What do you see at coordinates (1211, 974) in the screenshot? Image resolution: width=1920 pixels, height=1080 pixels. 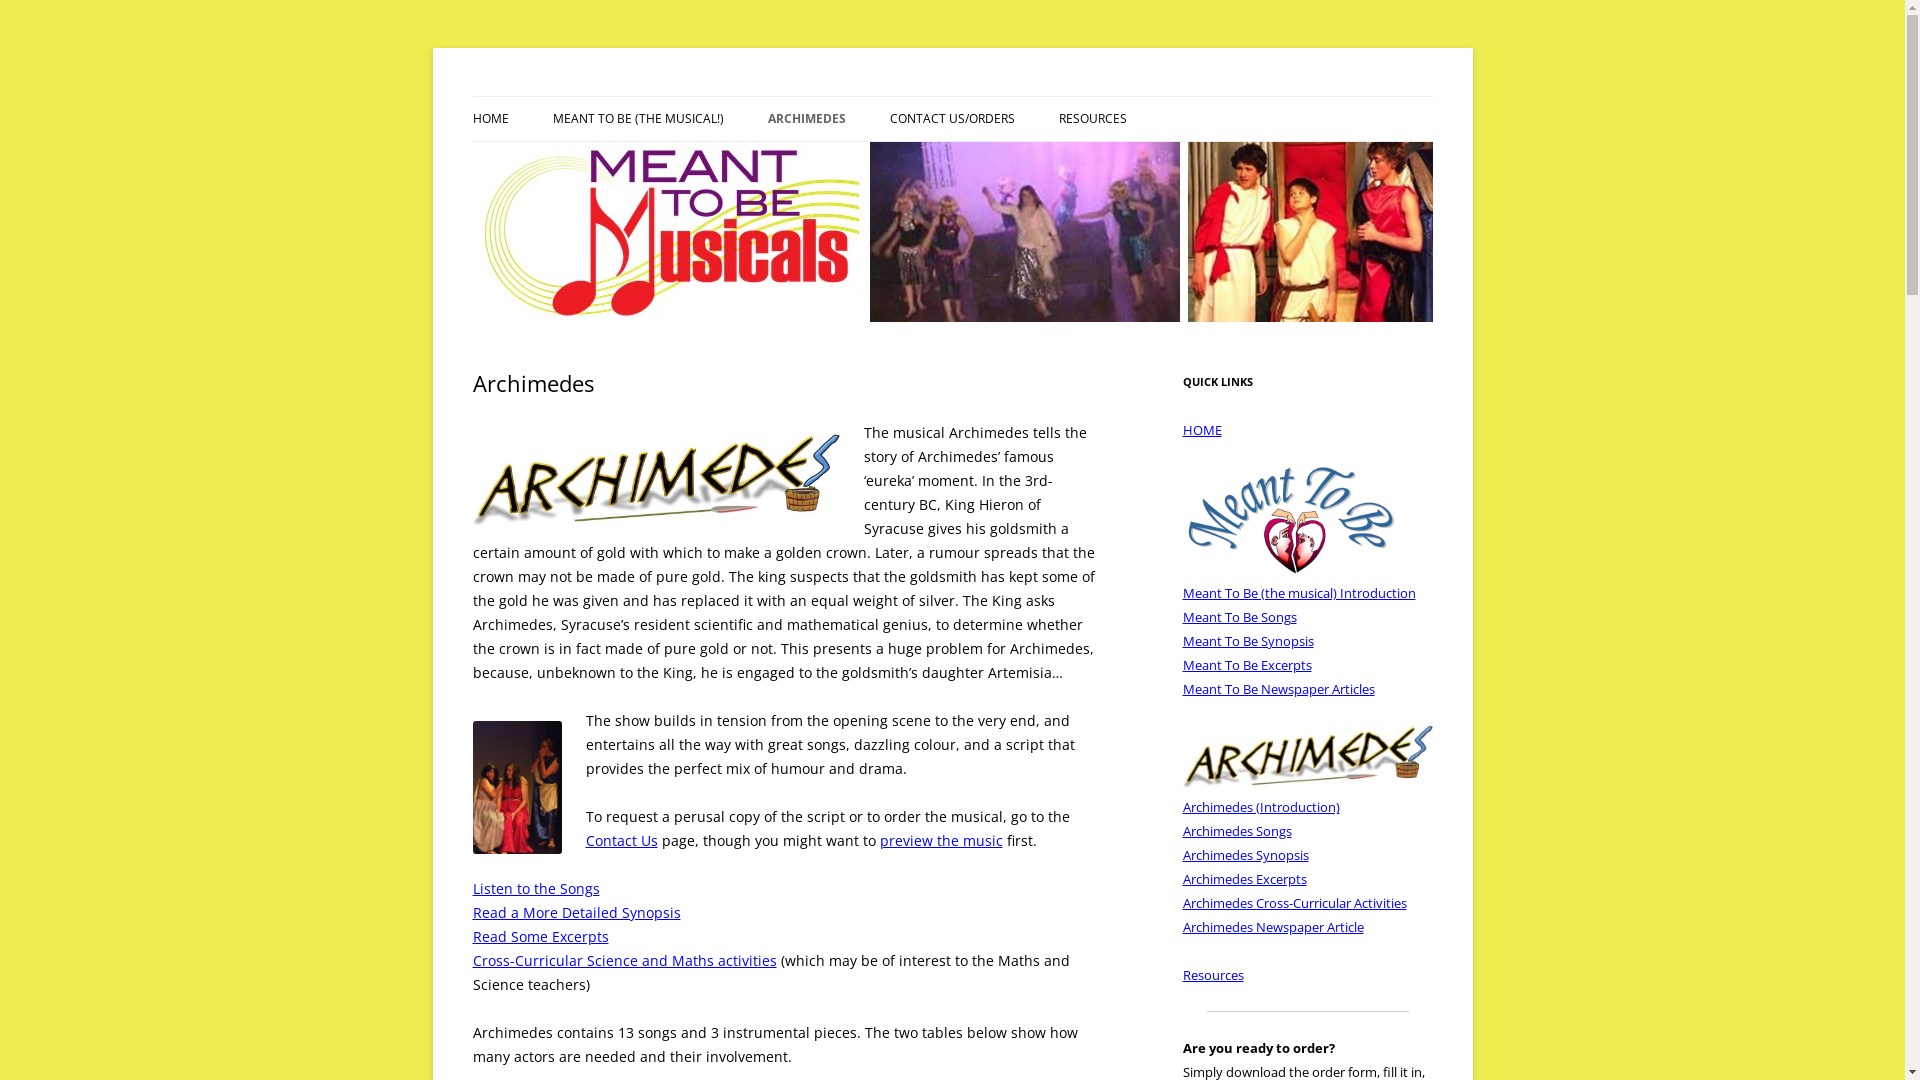 I see `'Resources'` at bounding box center [1211, 974].